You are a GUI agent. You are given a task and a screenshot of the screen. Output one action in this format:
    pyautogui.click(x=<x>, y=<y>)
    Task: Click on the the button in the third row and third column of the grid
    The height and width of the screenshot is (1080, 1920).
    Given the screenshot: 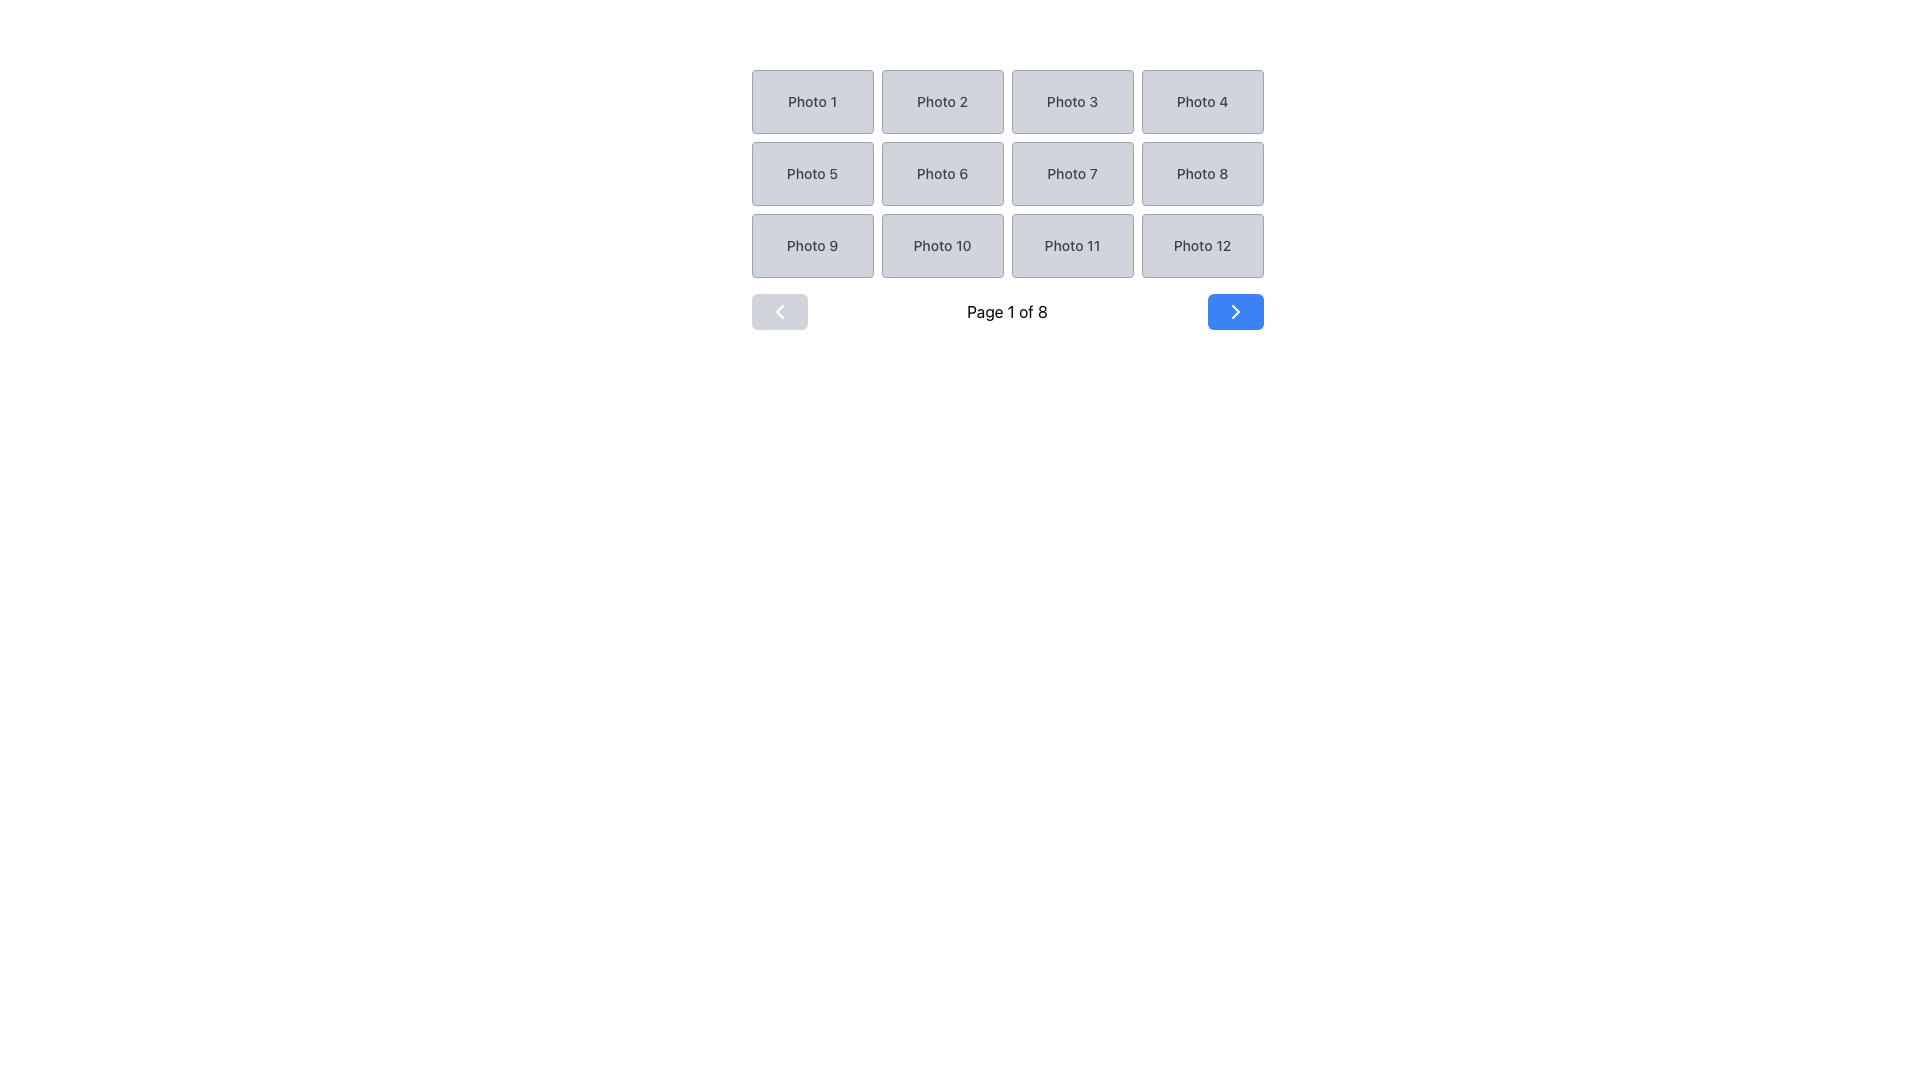 What is the action you would take?
    pyautogui.click(x=1071, y=245)
    